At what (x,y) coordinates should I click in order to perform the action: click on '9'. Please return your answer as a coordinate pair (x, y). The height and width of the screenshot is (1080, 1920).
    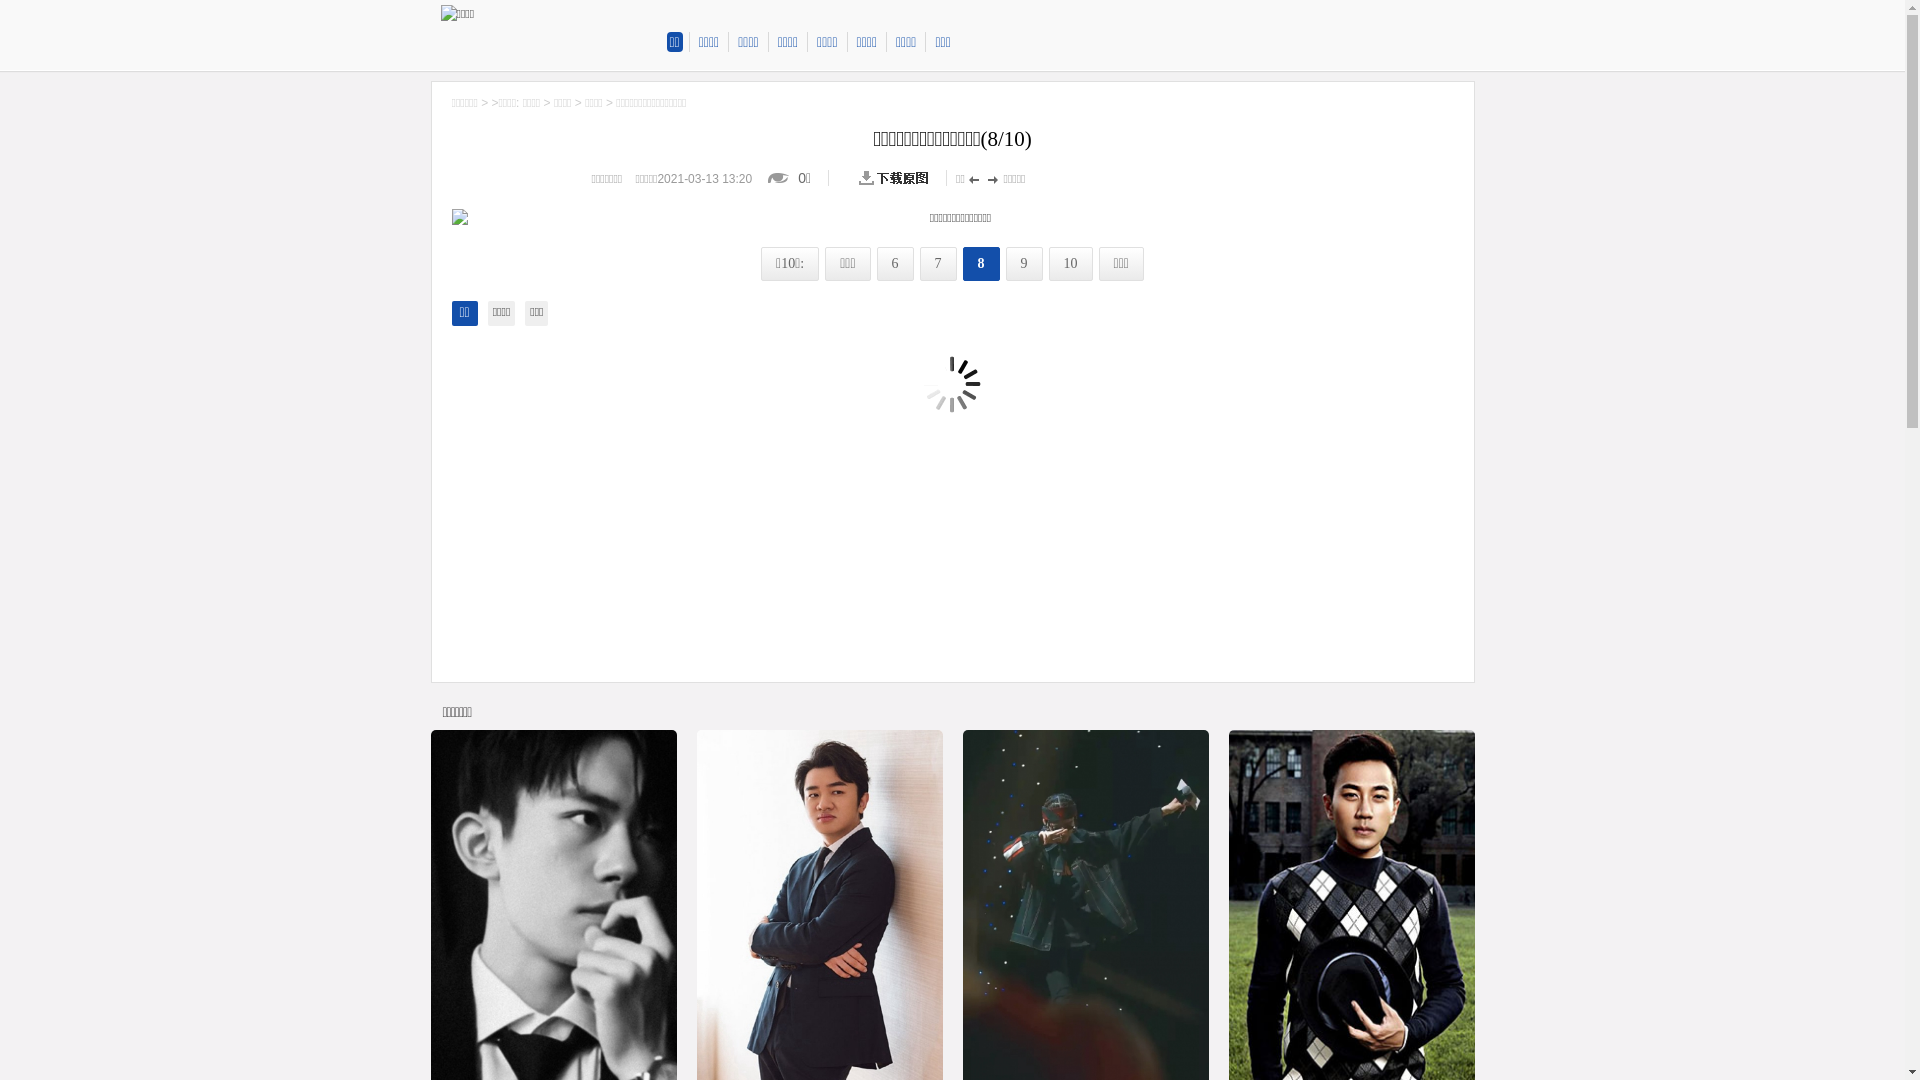
    Looking at the image, I should click on (1006, 262).